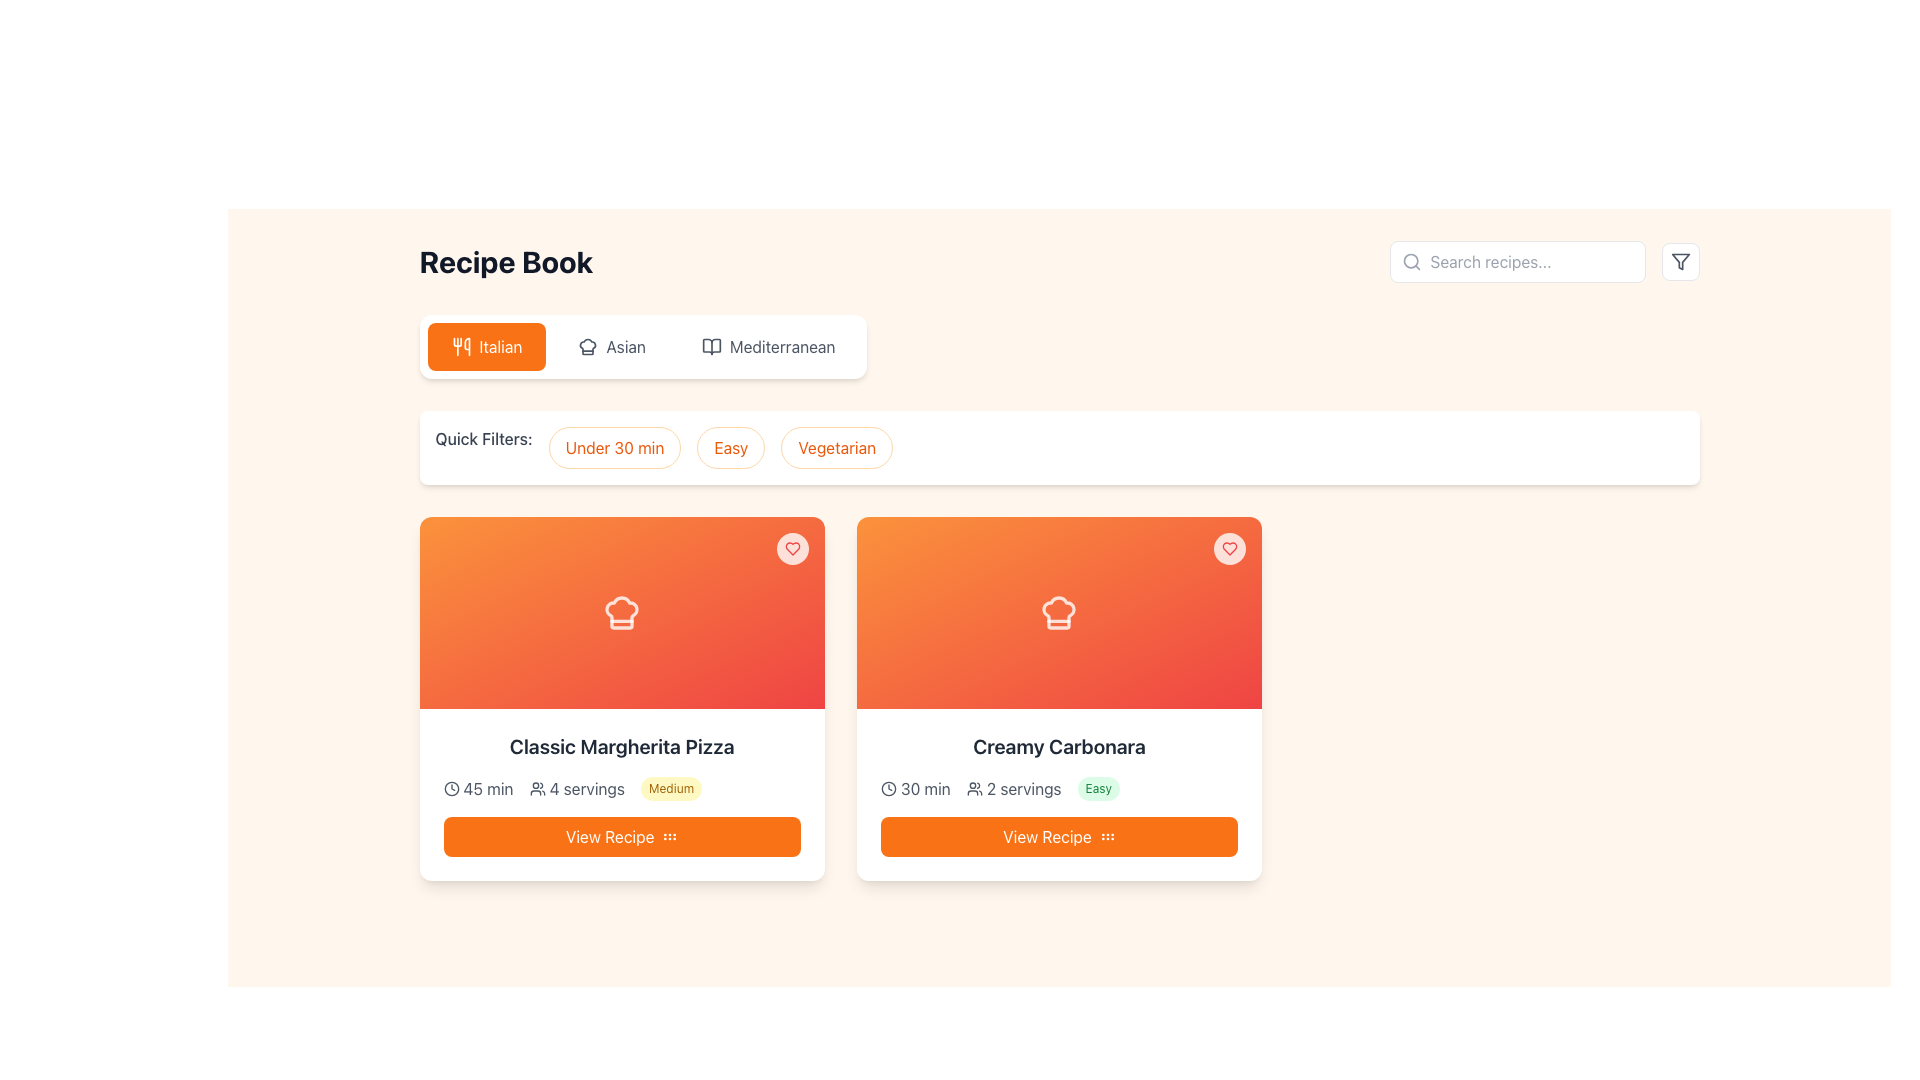 Image resolution: width=1920 pixels, height=1080 pixels. I want to click on the chef hat icon that represents the 'Creamy Carbonara' recipe, which is centered within an orange-to-red gradient card, so click(1058, 612).